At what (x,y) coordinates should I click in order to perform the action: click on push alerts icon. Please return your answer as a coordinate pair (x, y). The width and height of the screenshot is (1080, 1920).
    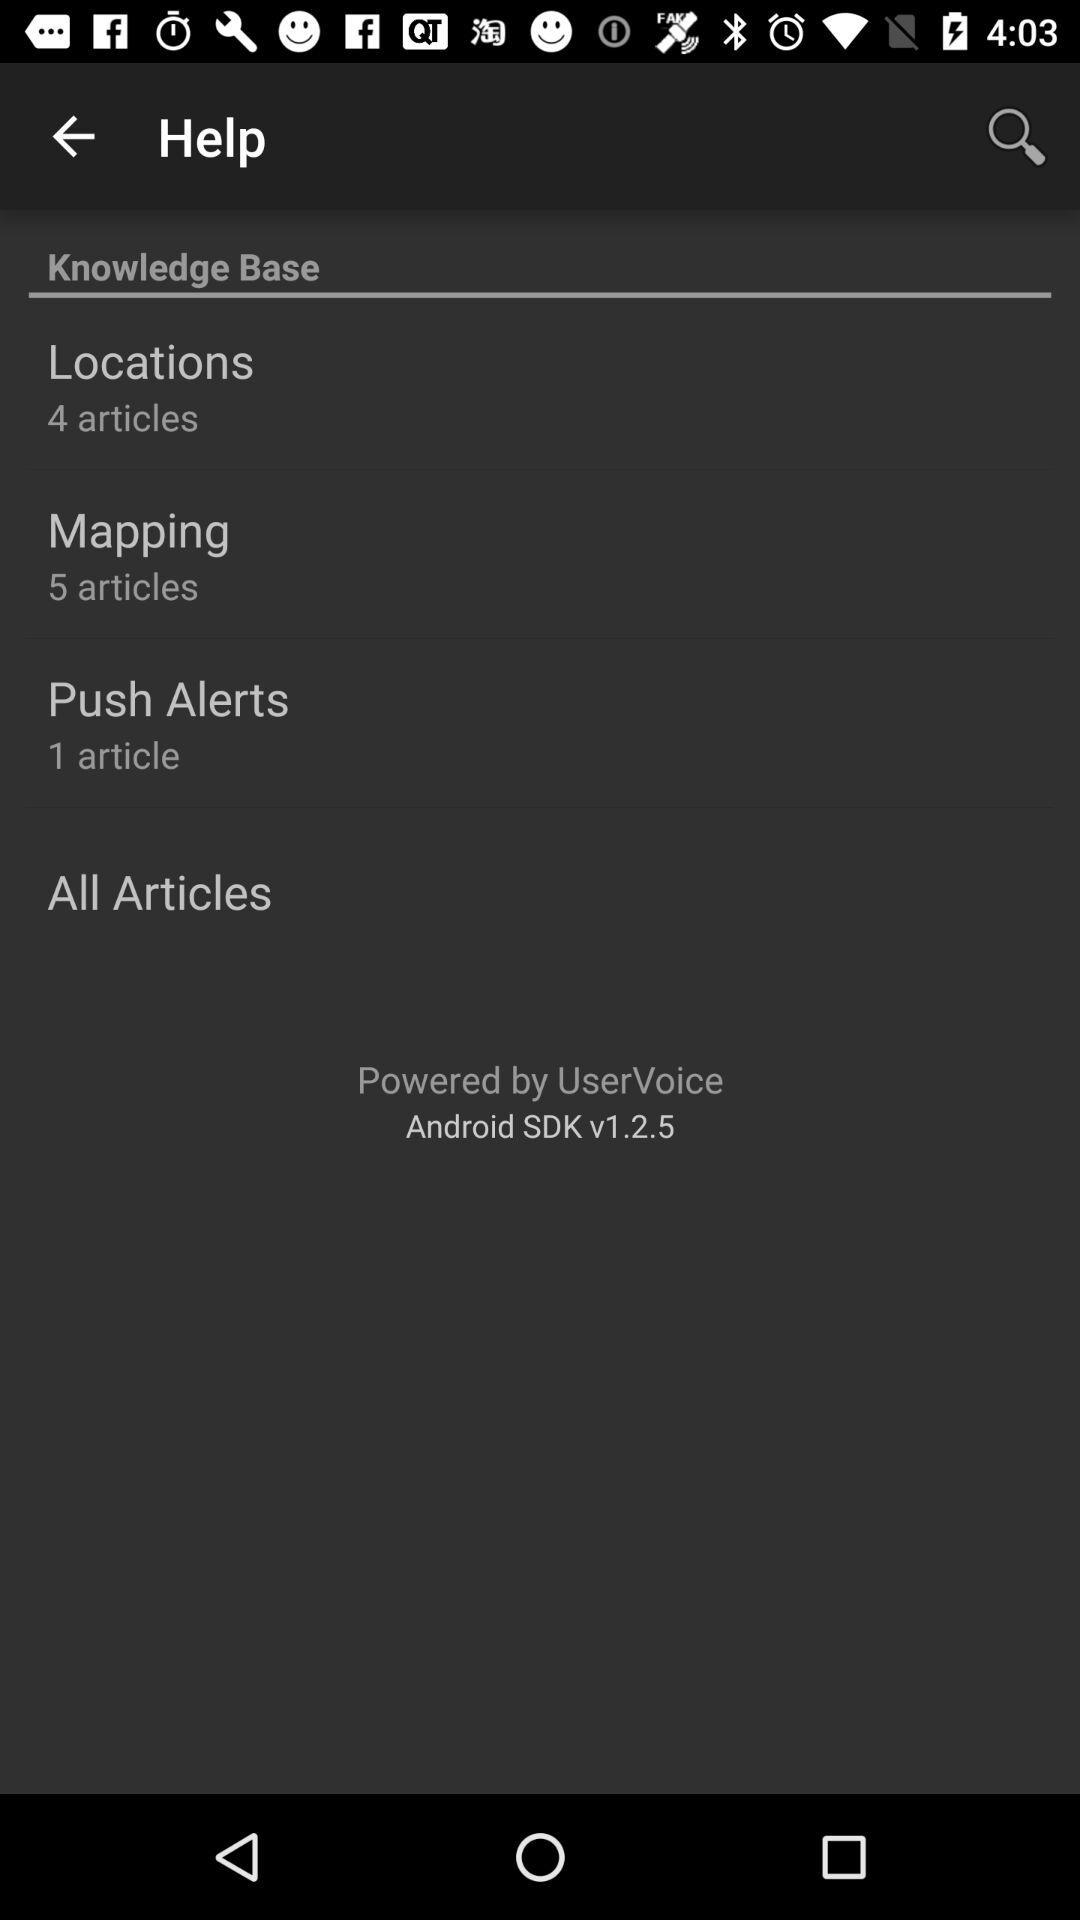
    Looking at the image, I should click on (167, 697).